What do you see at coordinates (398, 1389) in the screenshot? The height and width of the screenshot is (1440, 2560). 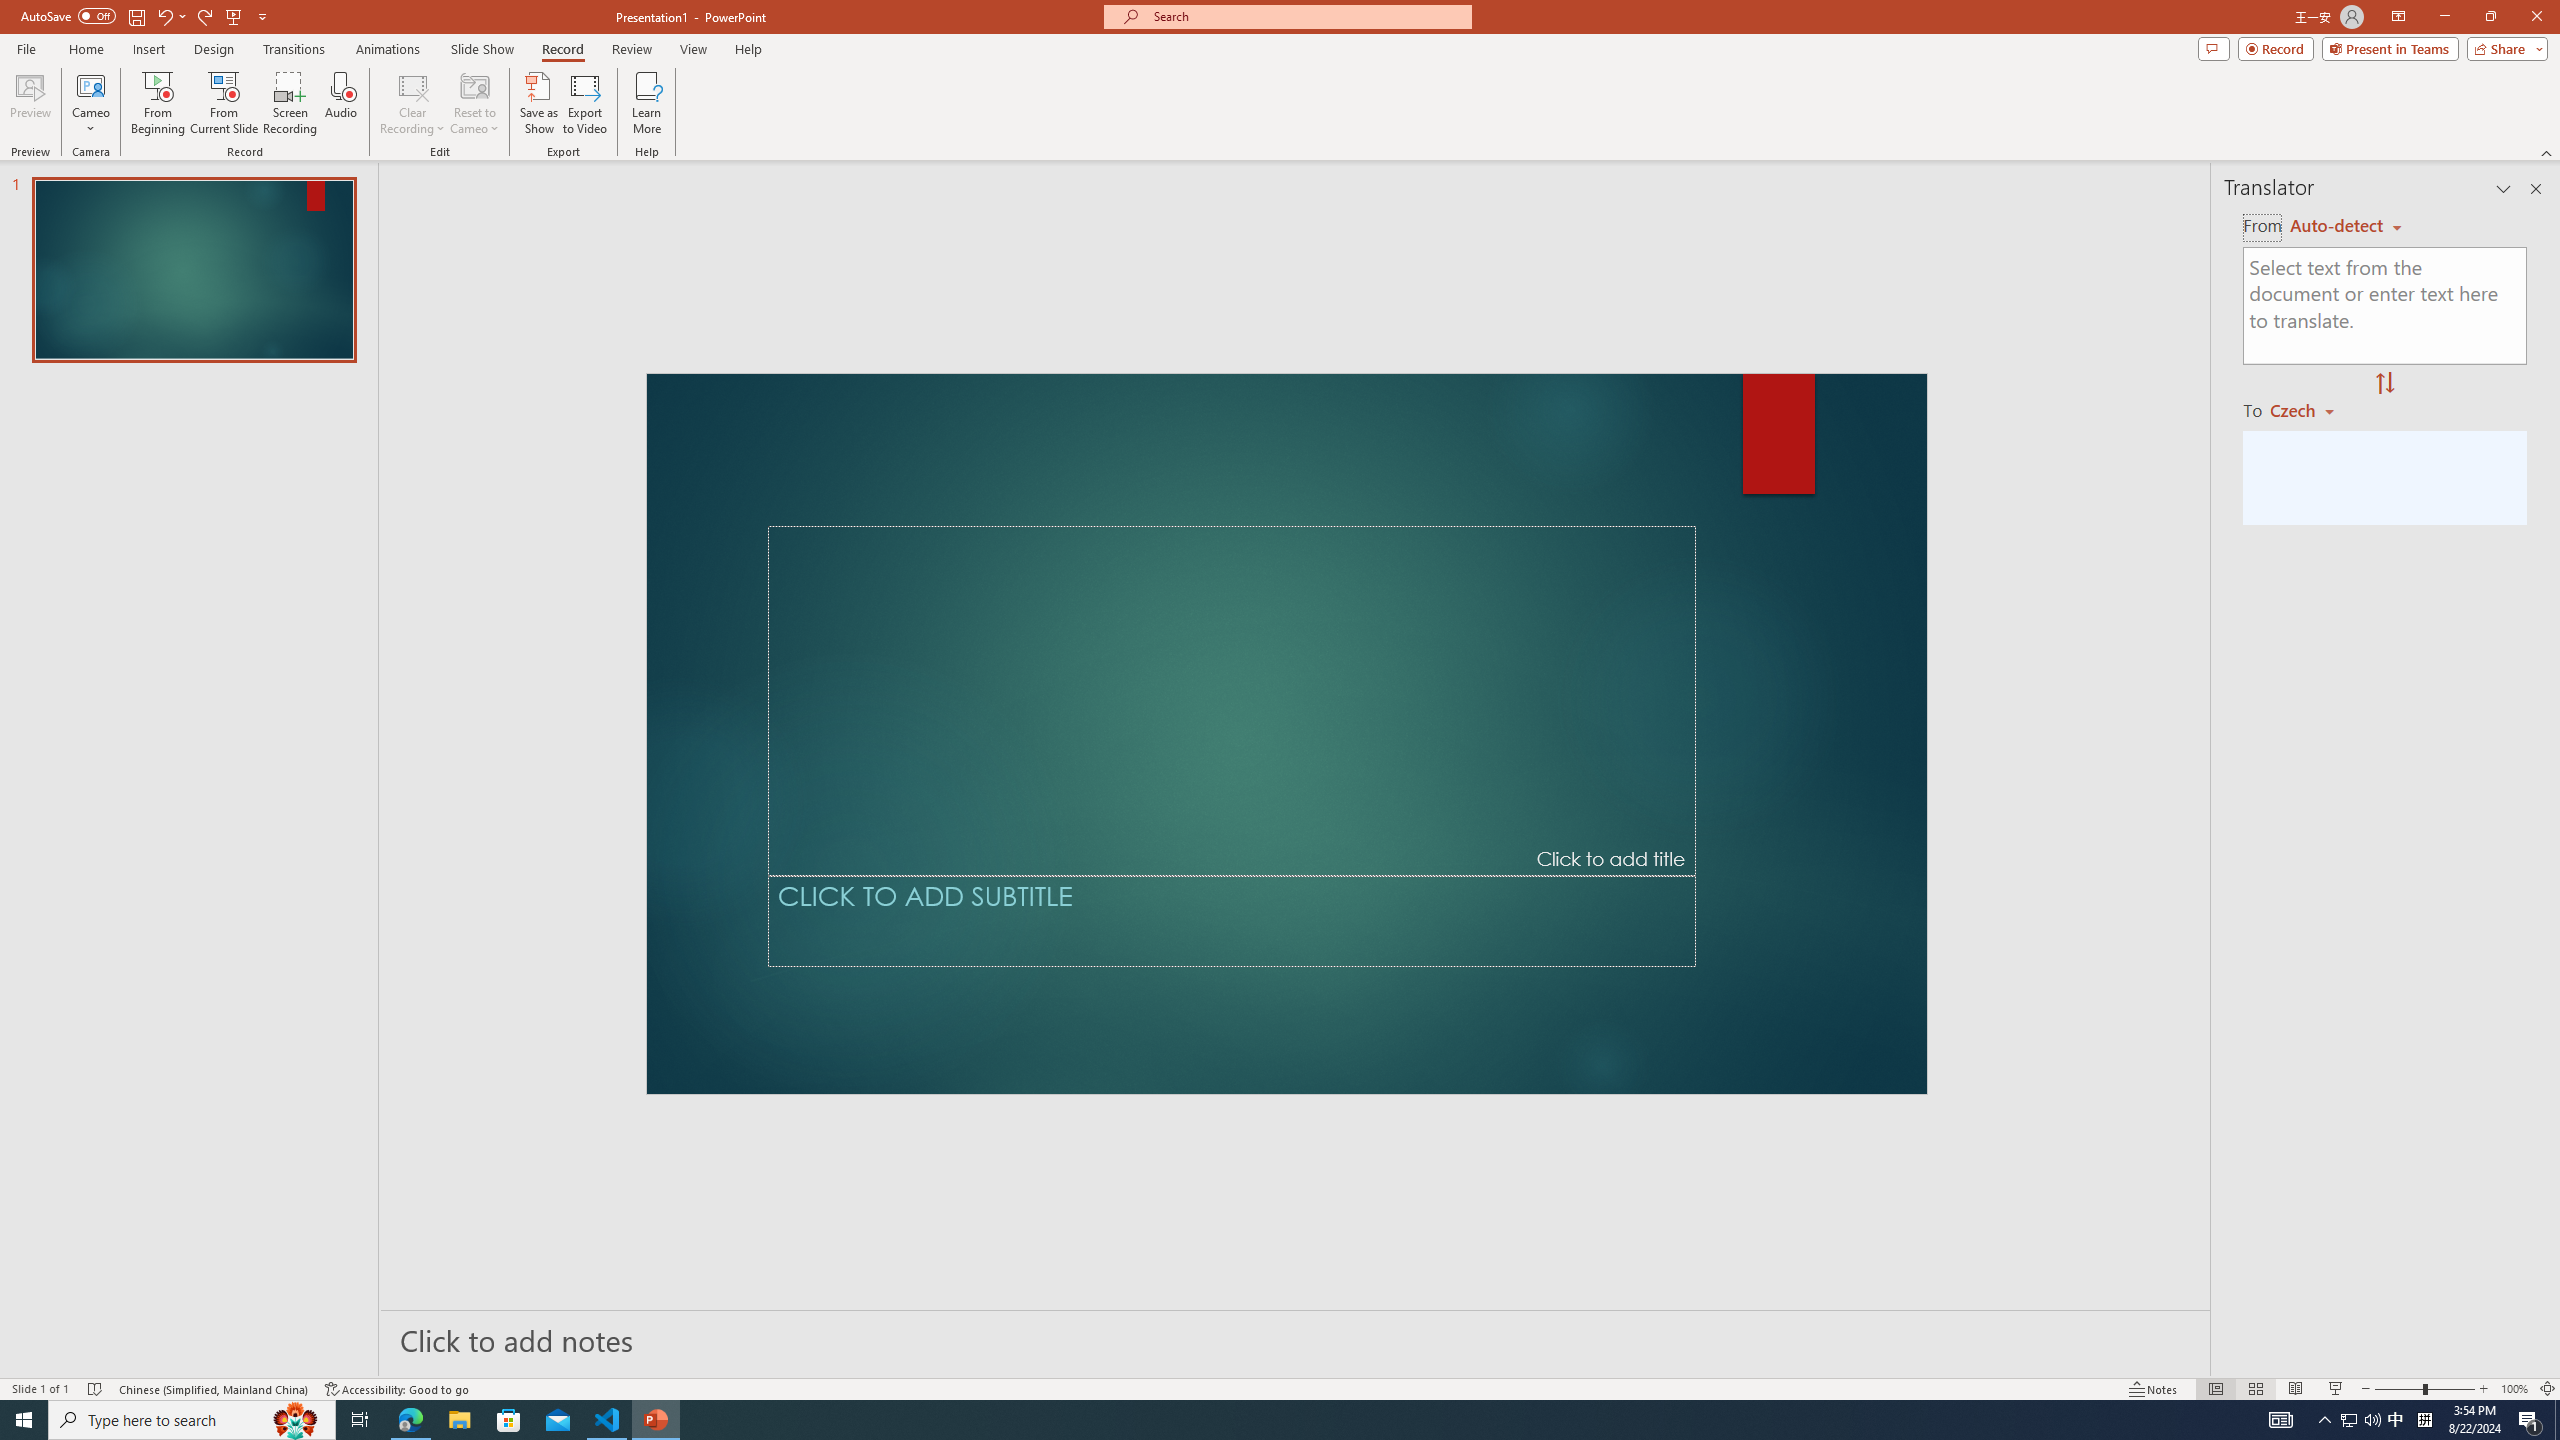 I see `'Accessibility Checker Accessibility: Good to go'` at bounding box center [398, 1389].